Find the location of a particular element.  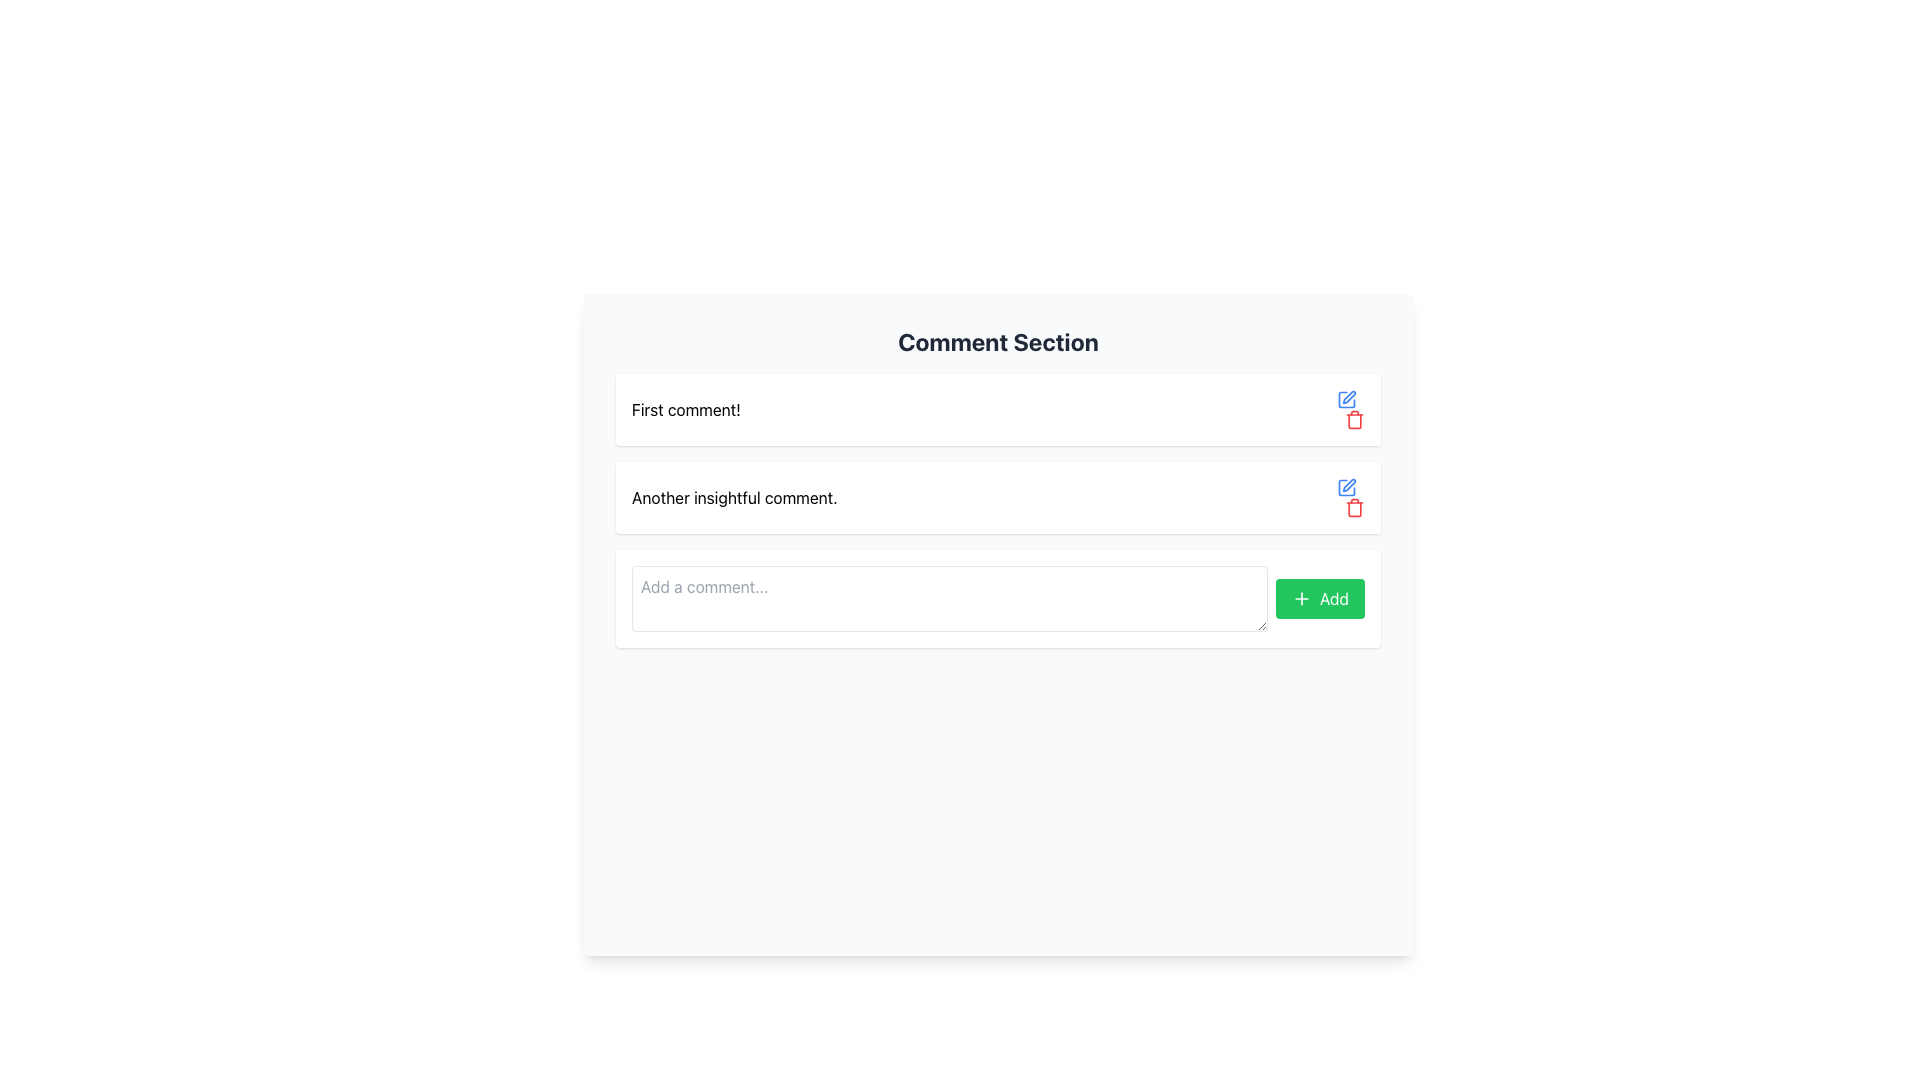

the delete button, which is the second icon in a set positioned to the right of the comment text box, to change its color is located at coordinates (1354, 419).